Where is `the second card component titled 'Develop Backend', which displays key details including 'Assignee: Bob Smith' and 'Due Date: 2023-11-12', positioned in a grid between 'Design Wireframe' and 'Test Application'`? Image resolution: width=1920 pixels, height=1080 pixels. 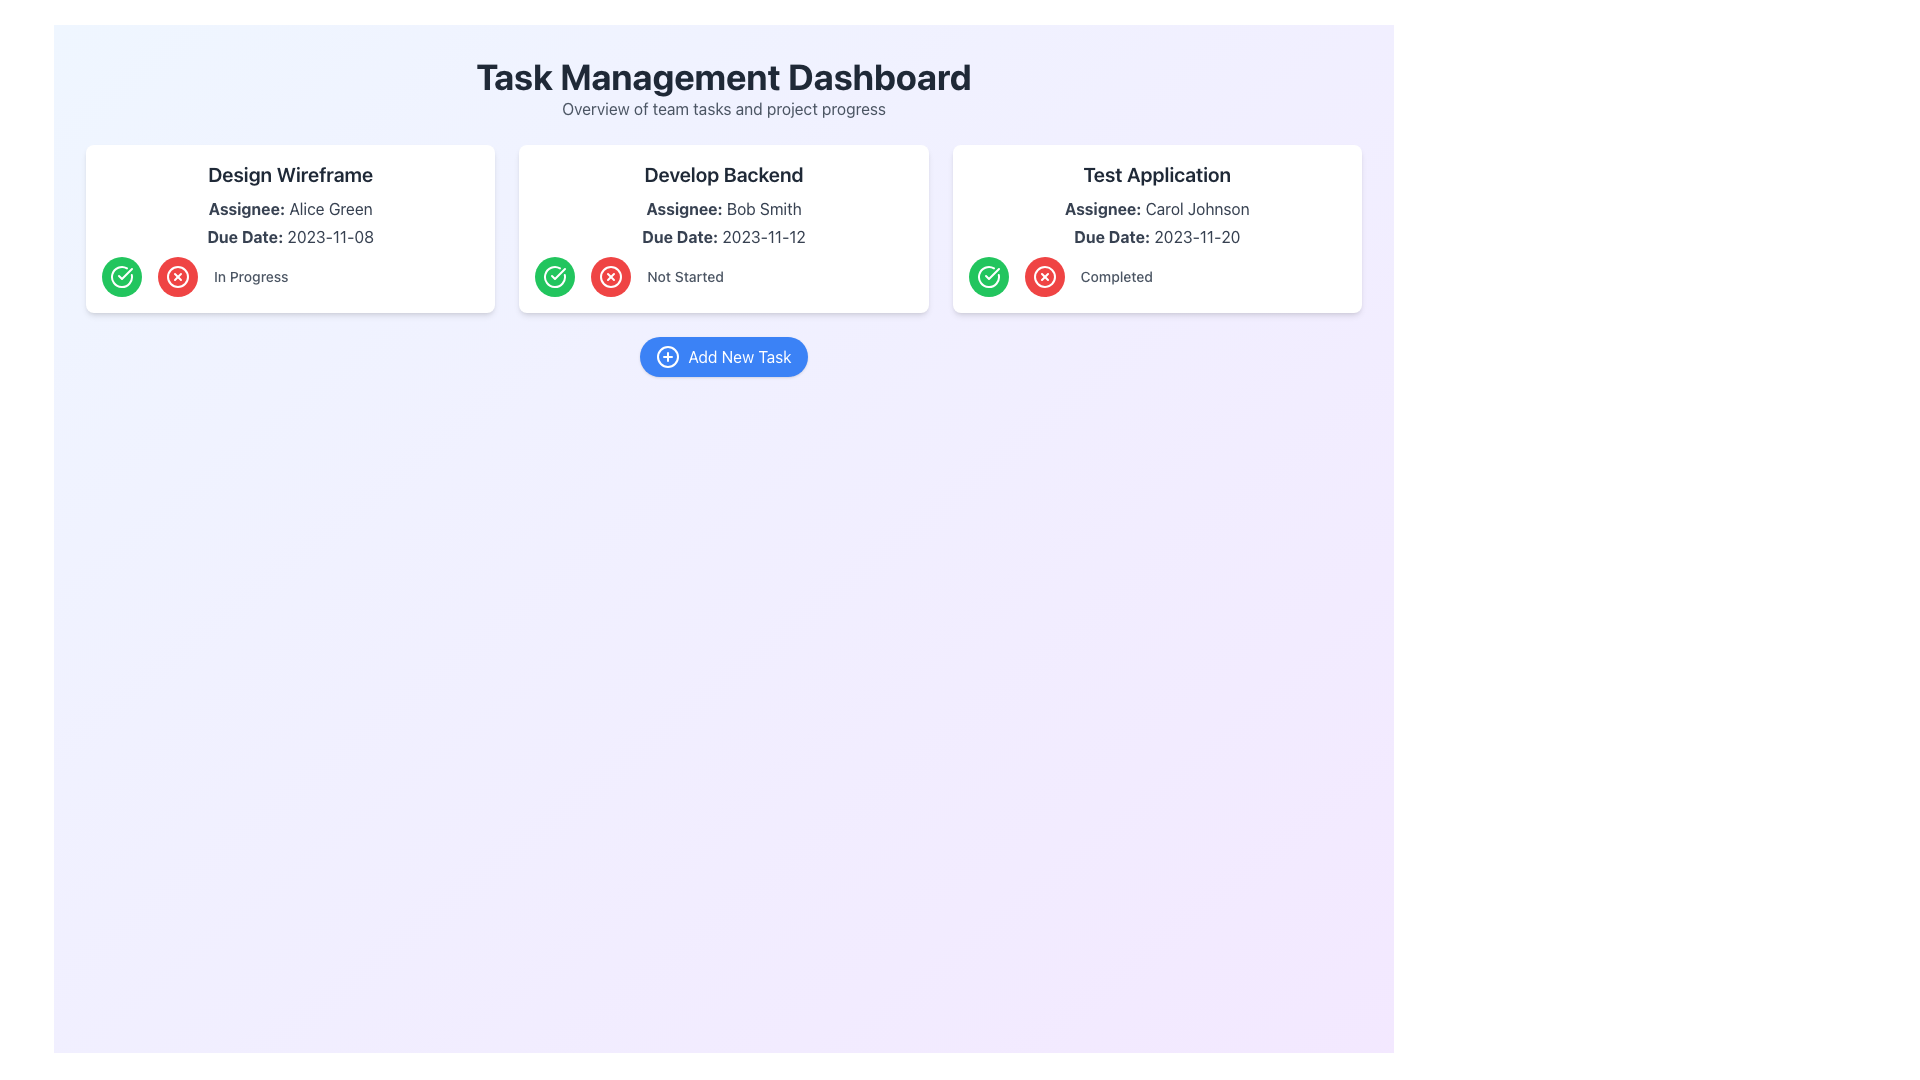
the second card component titled 'Develop Backend', which displays key details including 'Assignee: Bob Smith' and 'Due Date: 2023-11-12', positioned in a grid between 'Design Wireframe' and 'Test Application' is located at coordinates (723, 227).